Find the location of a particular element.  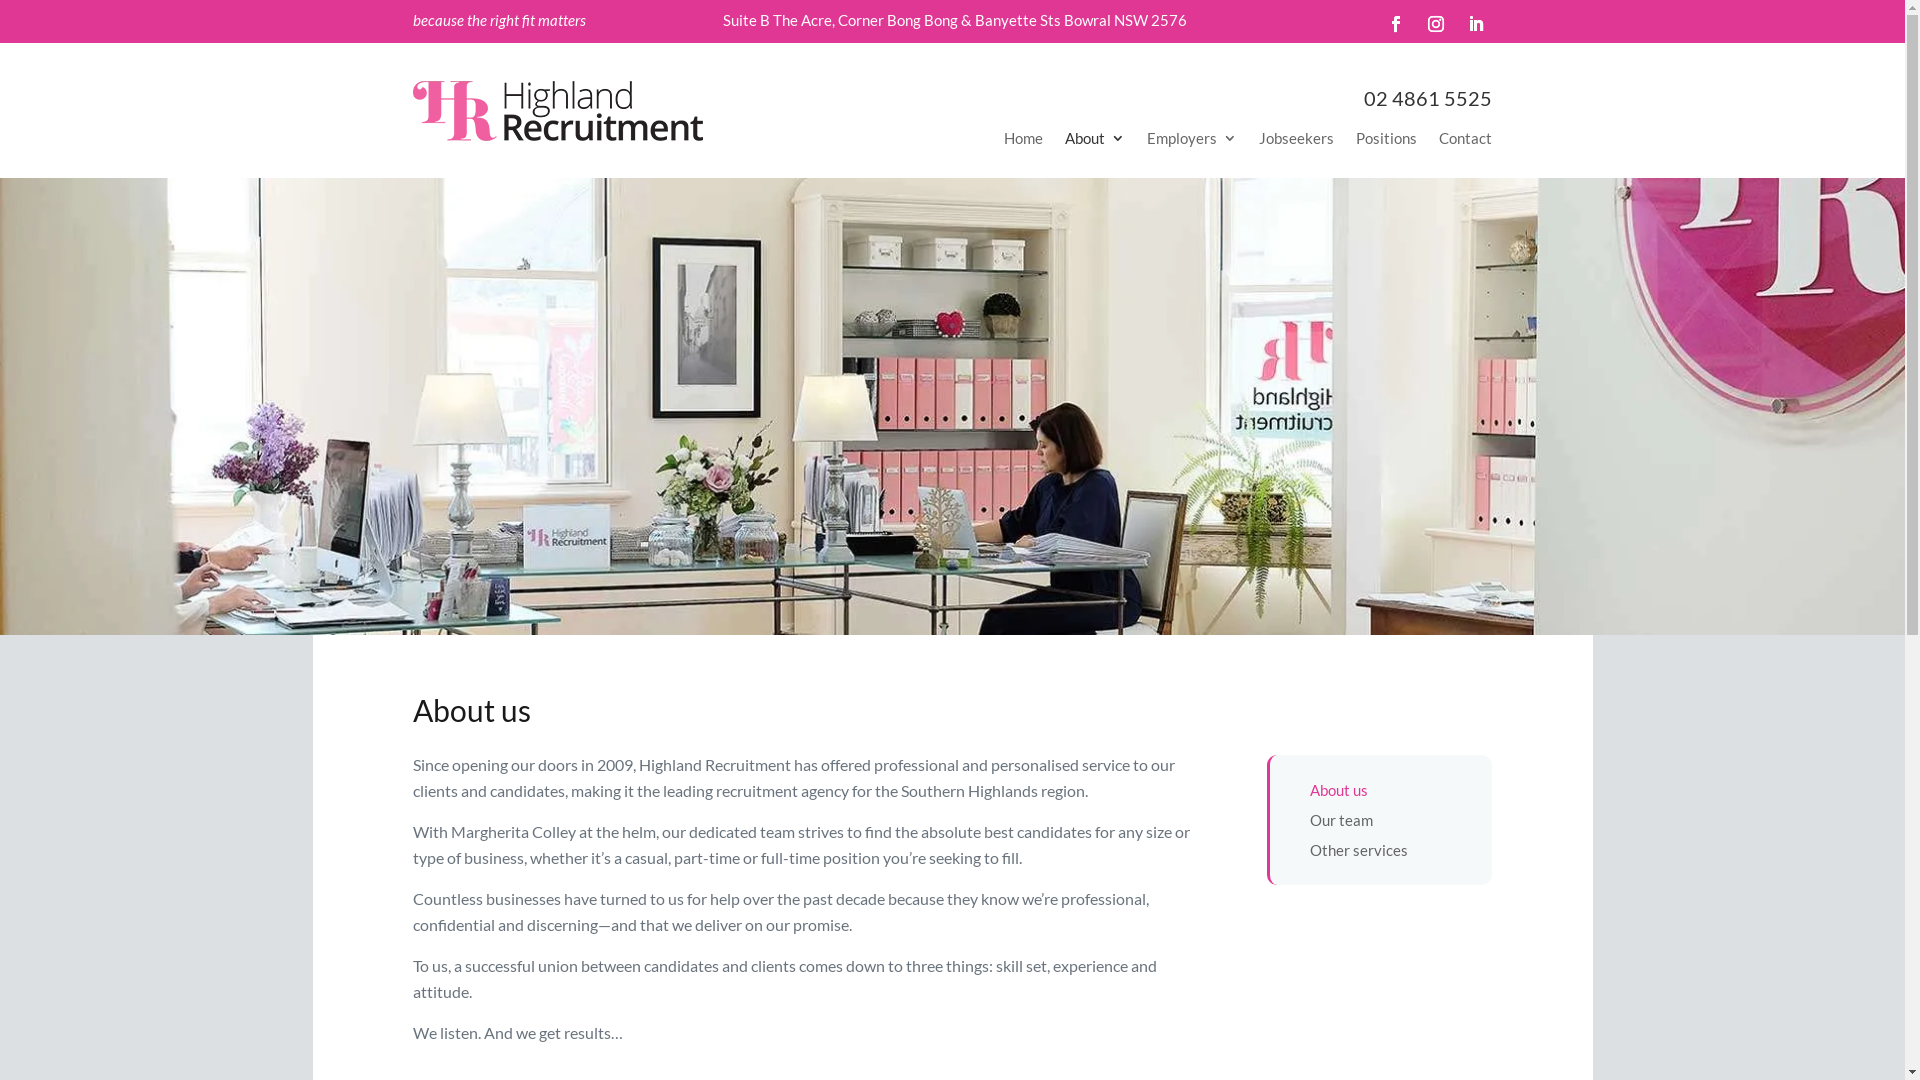

'Other services' is located at coordinates (1358, 853).